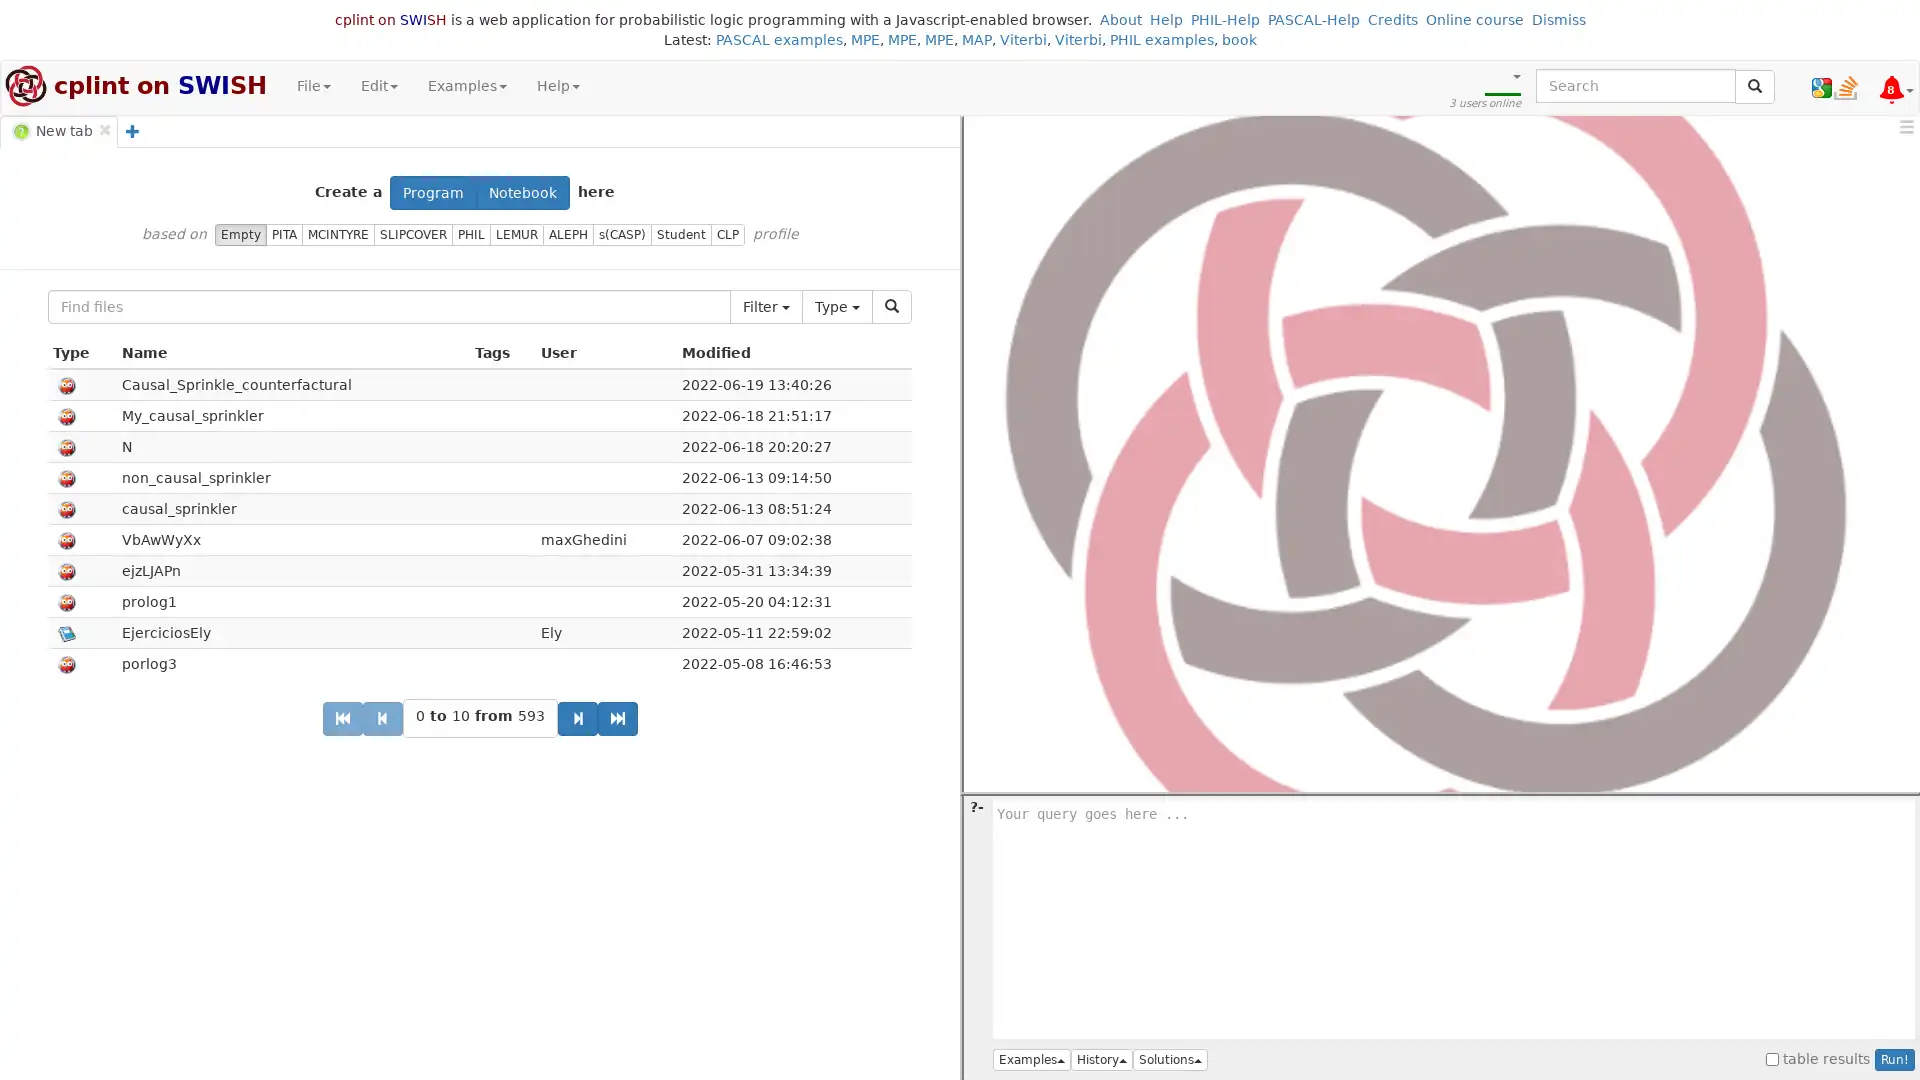 This screenshot has width=1920, height=1080. Describe the element at coordinates (1101, 1059) in the screenshot. I see `History` at that location.